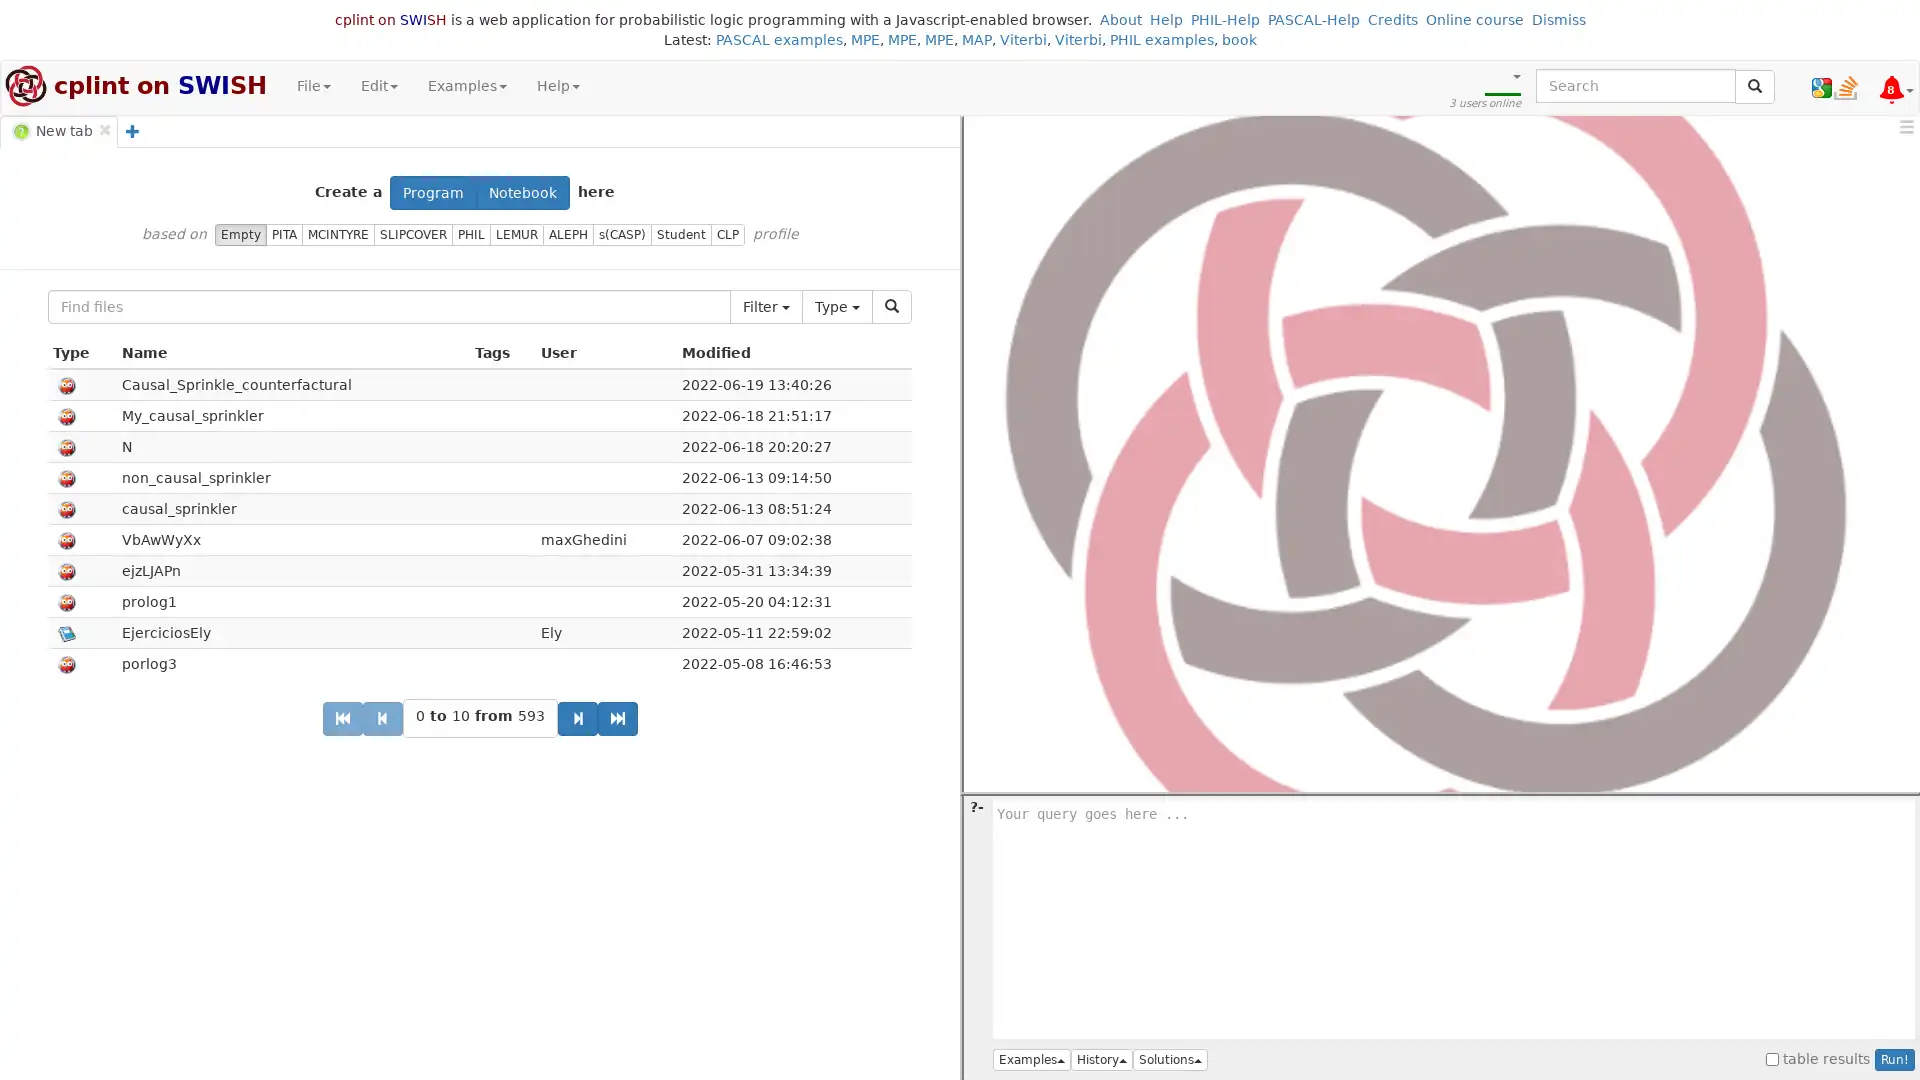 This screenshot has width=1920, height=1080. Describe the element at coordinates (1101, 1059) in the screenshot. I see `History` at that location.